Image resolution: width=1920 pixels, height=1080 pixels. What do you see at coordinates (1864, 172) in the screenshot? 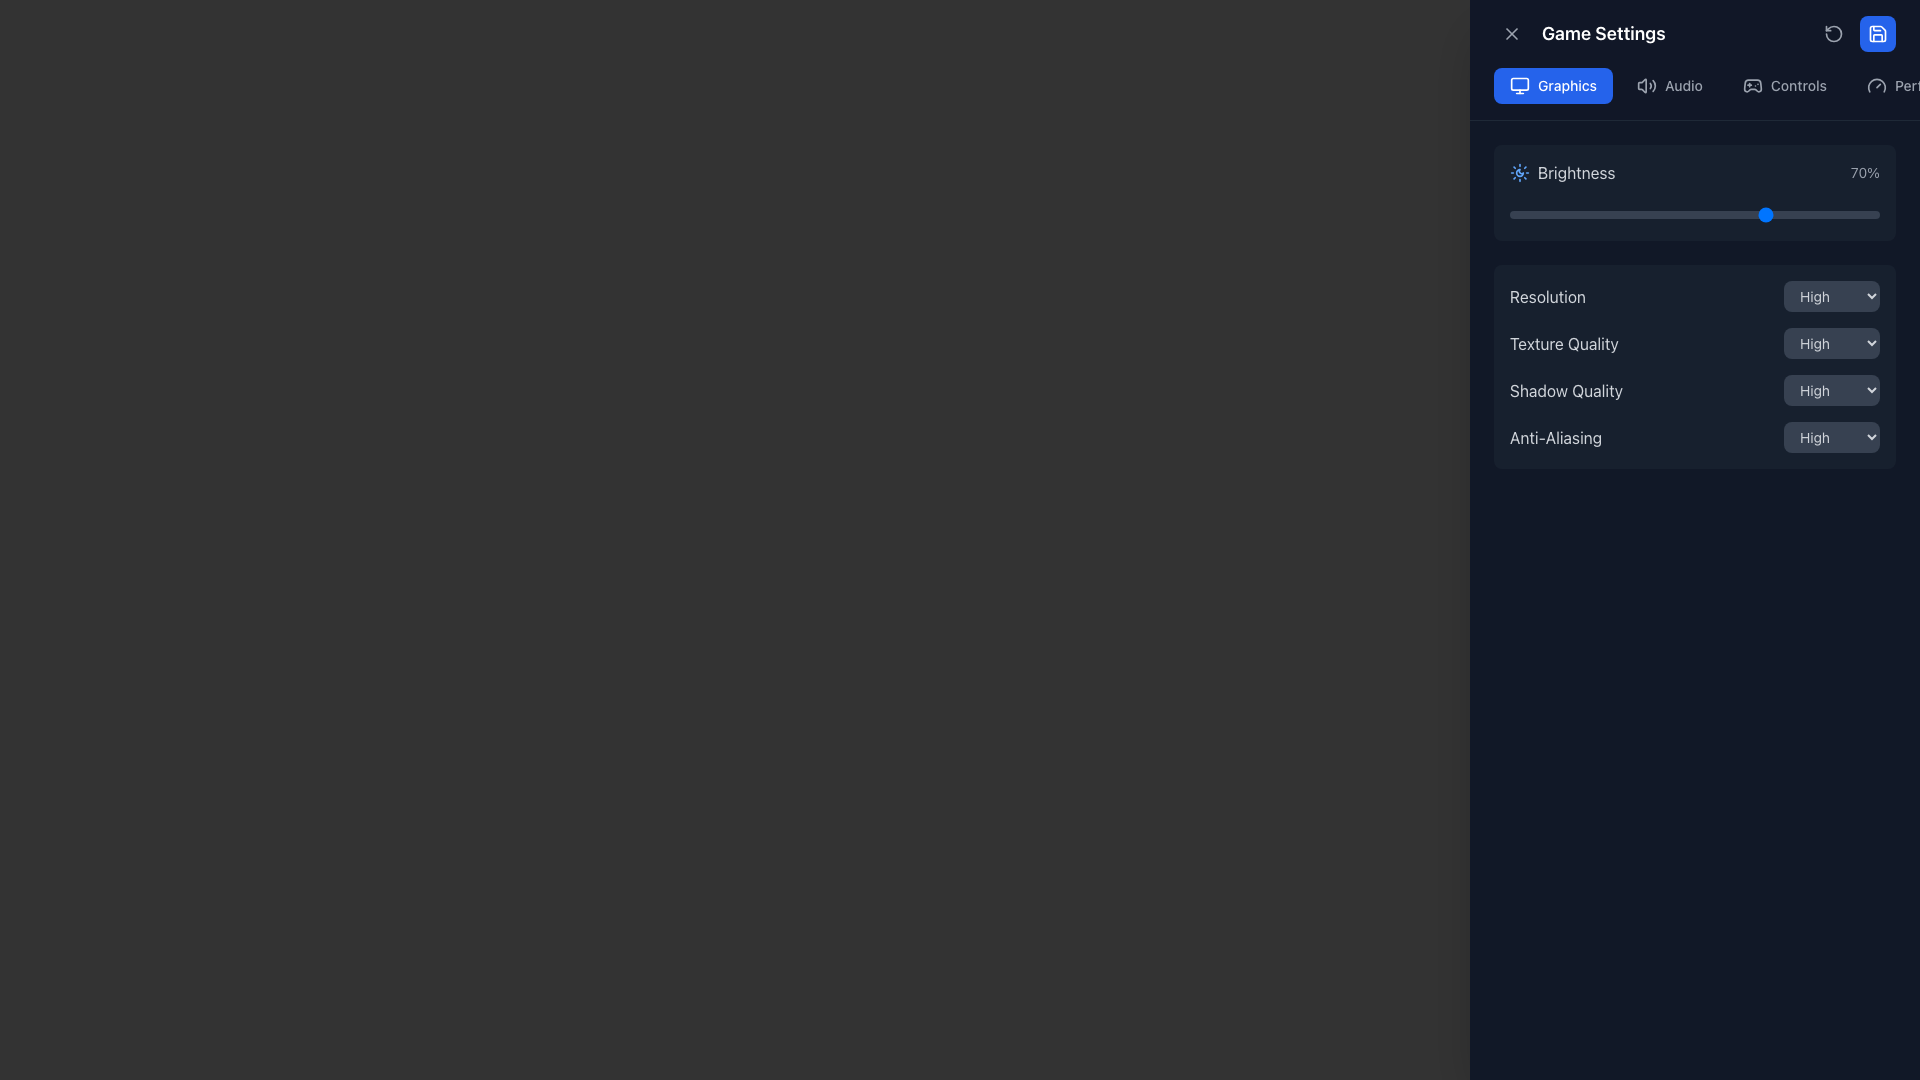
I see `the Text label that displays the current brightness level (70%) located at the top-right corner of the 'Brightness' control panel` at bounding box center [1864, 172].